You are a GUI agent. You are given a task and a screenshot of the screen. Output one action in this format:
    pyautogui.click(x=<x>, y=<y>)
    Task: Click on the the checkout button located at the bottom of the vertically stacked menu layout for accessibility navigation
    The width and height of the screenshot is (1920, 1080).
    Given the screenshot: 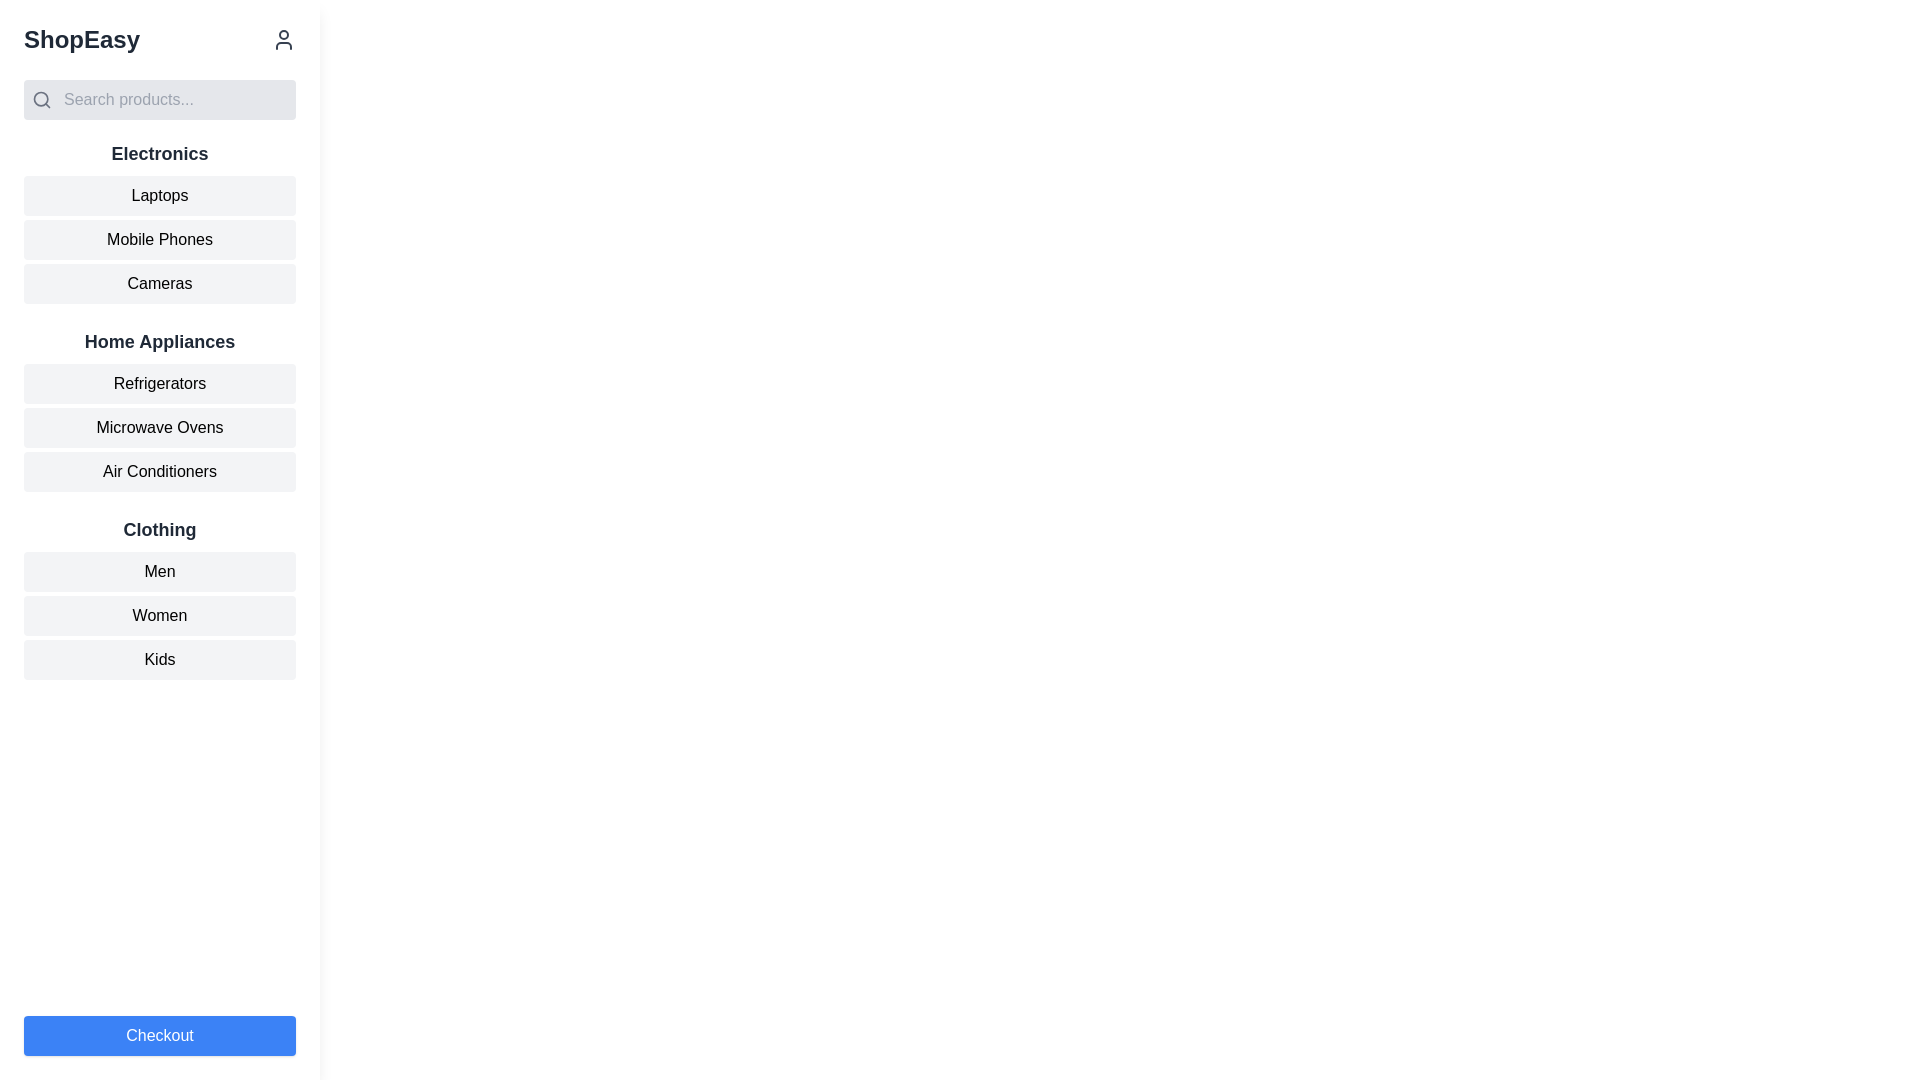 What is the action you would take?
    pyautogui.click(x=158, y=1035)
    